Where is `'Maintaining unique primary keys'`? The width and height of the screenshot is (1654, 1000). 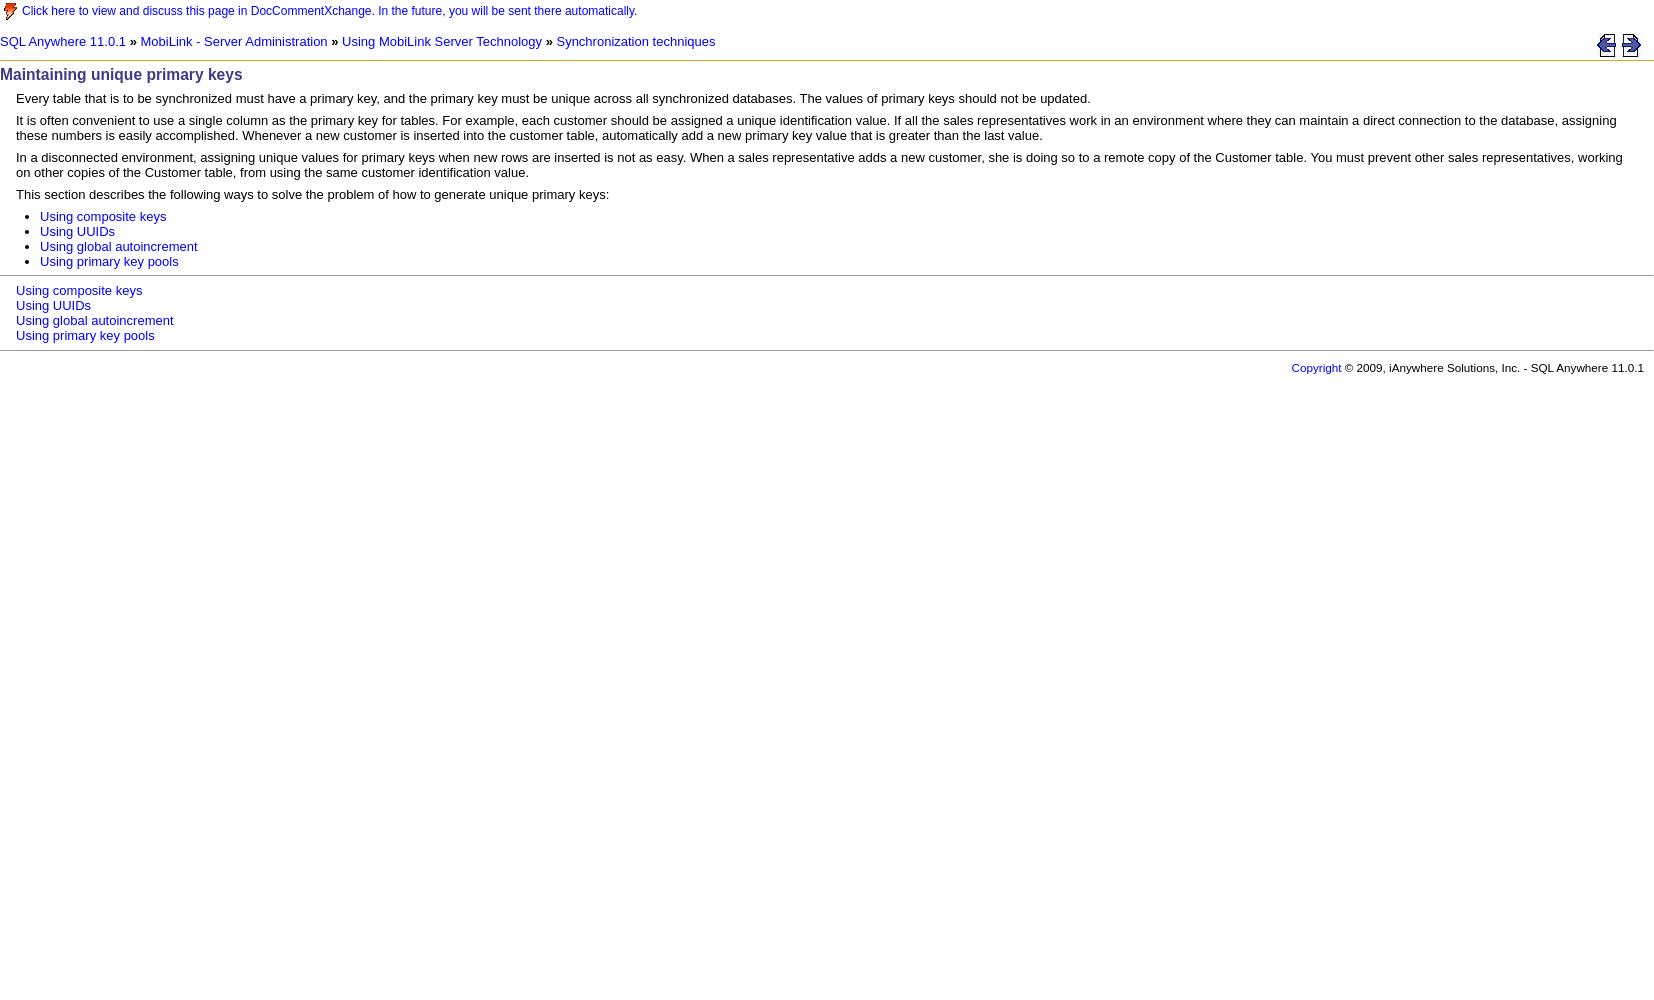 'Maintaining unique primary keys' is located at coordinates (120, 73).